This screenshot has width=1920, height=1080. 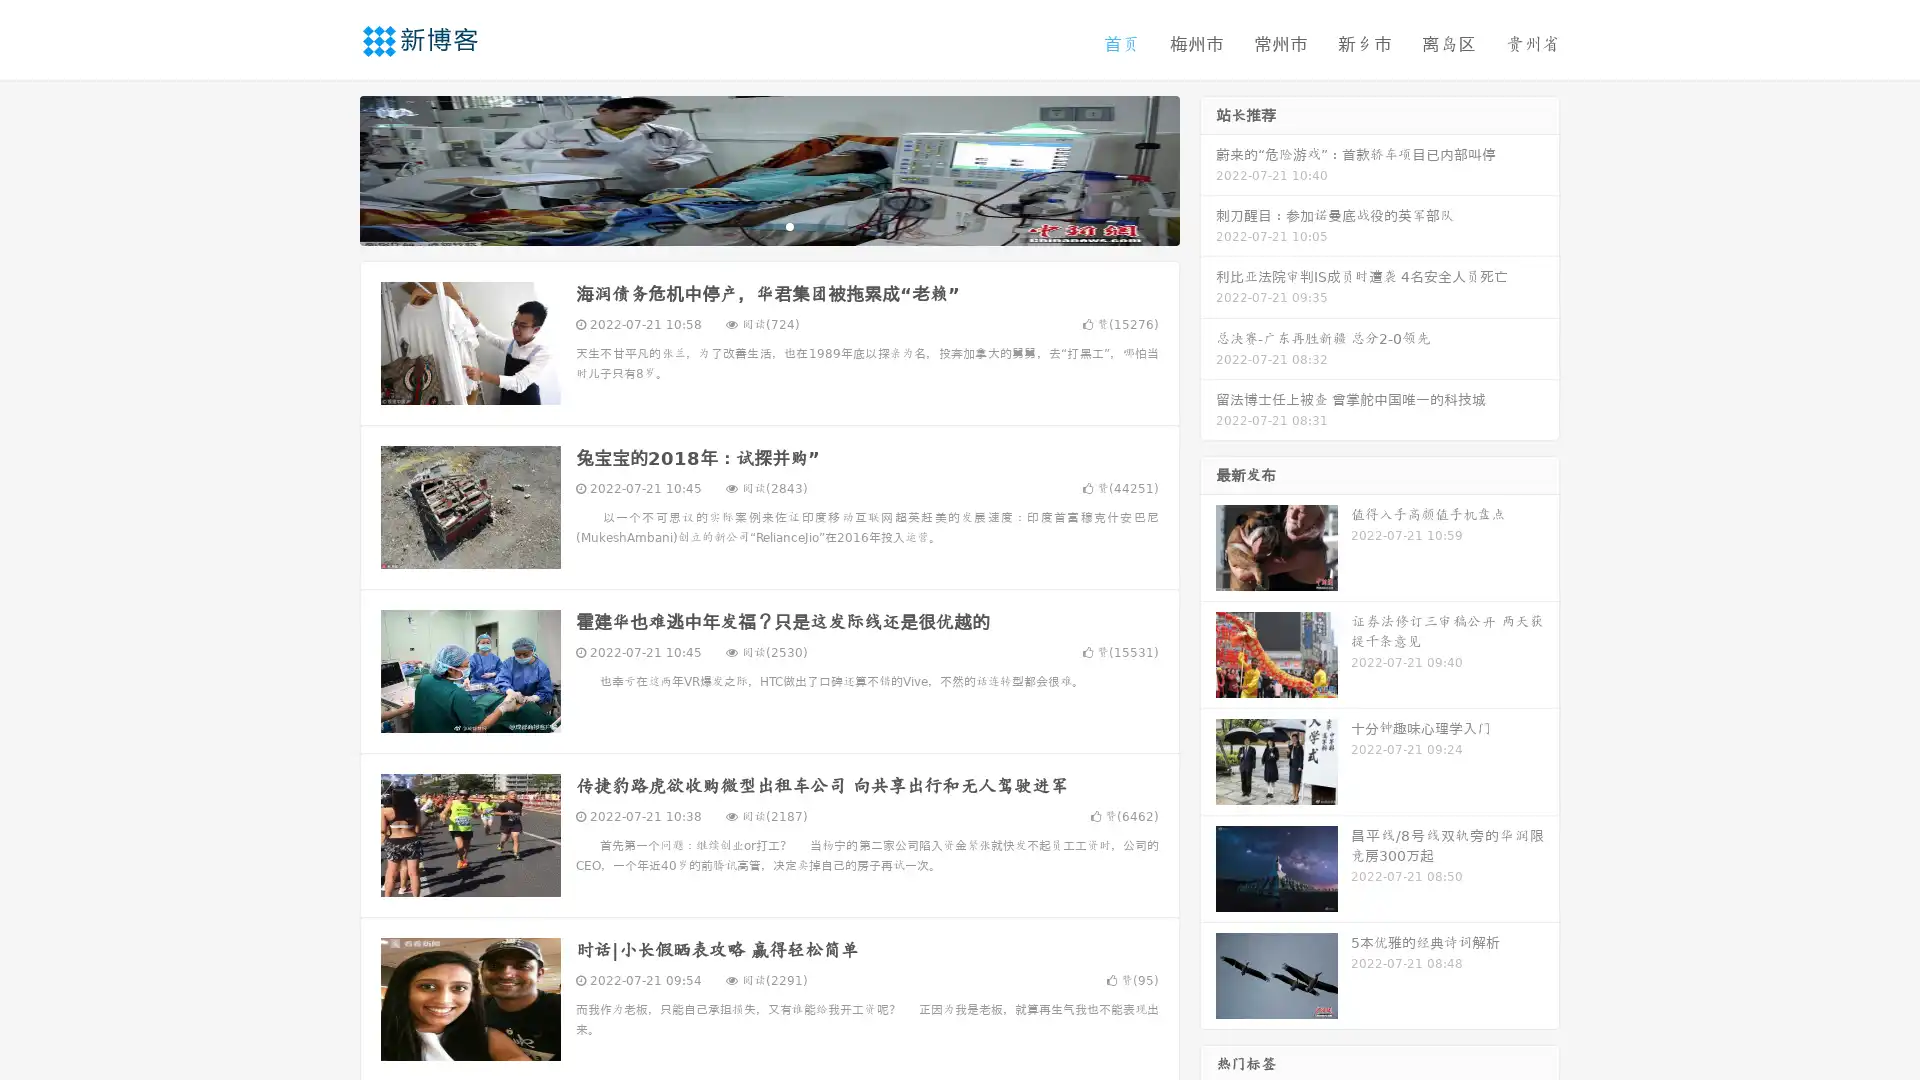 I want to click on Next slide, so click(x=1208, y=168).